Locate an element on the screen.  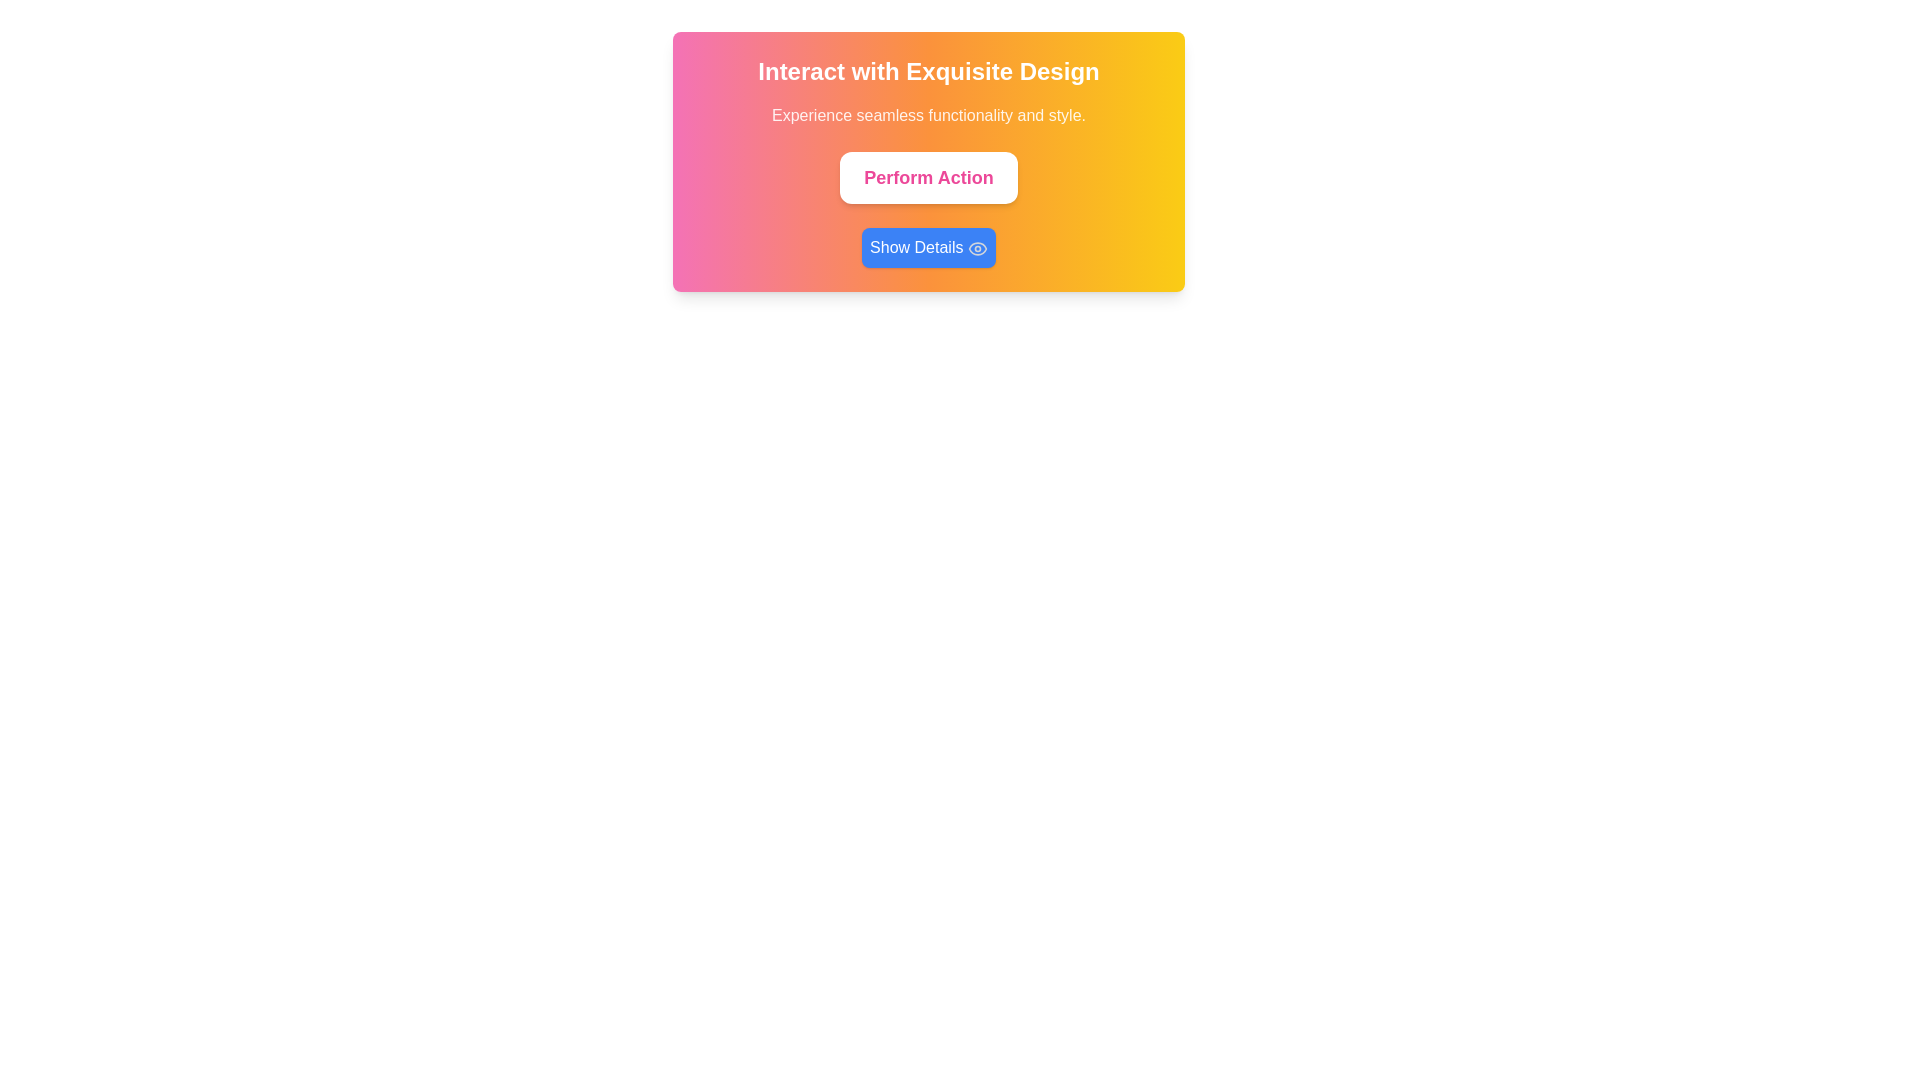
the eye-shaped icon with a circular outline located at the top-right corner of the blue 'Show Details' button is located at coordinates (977, 247).